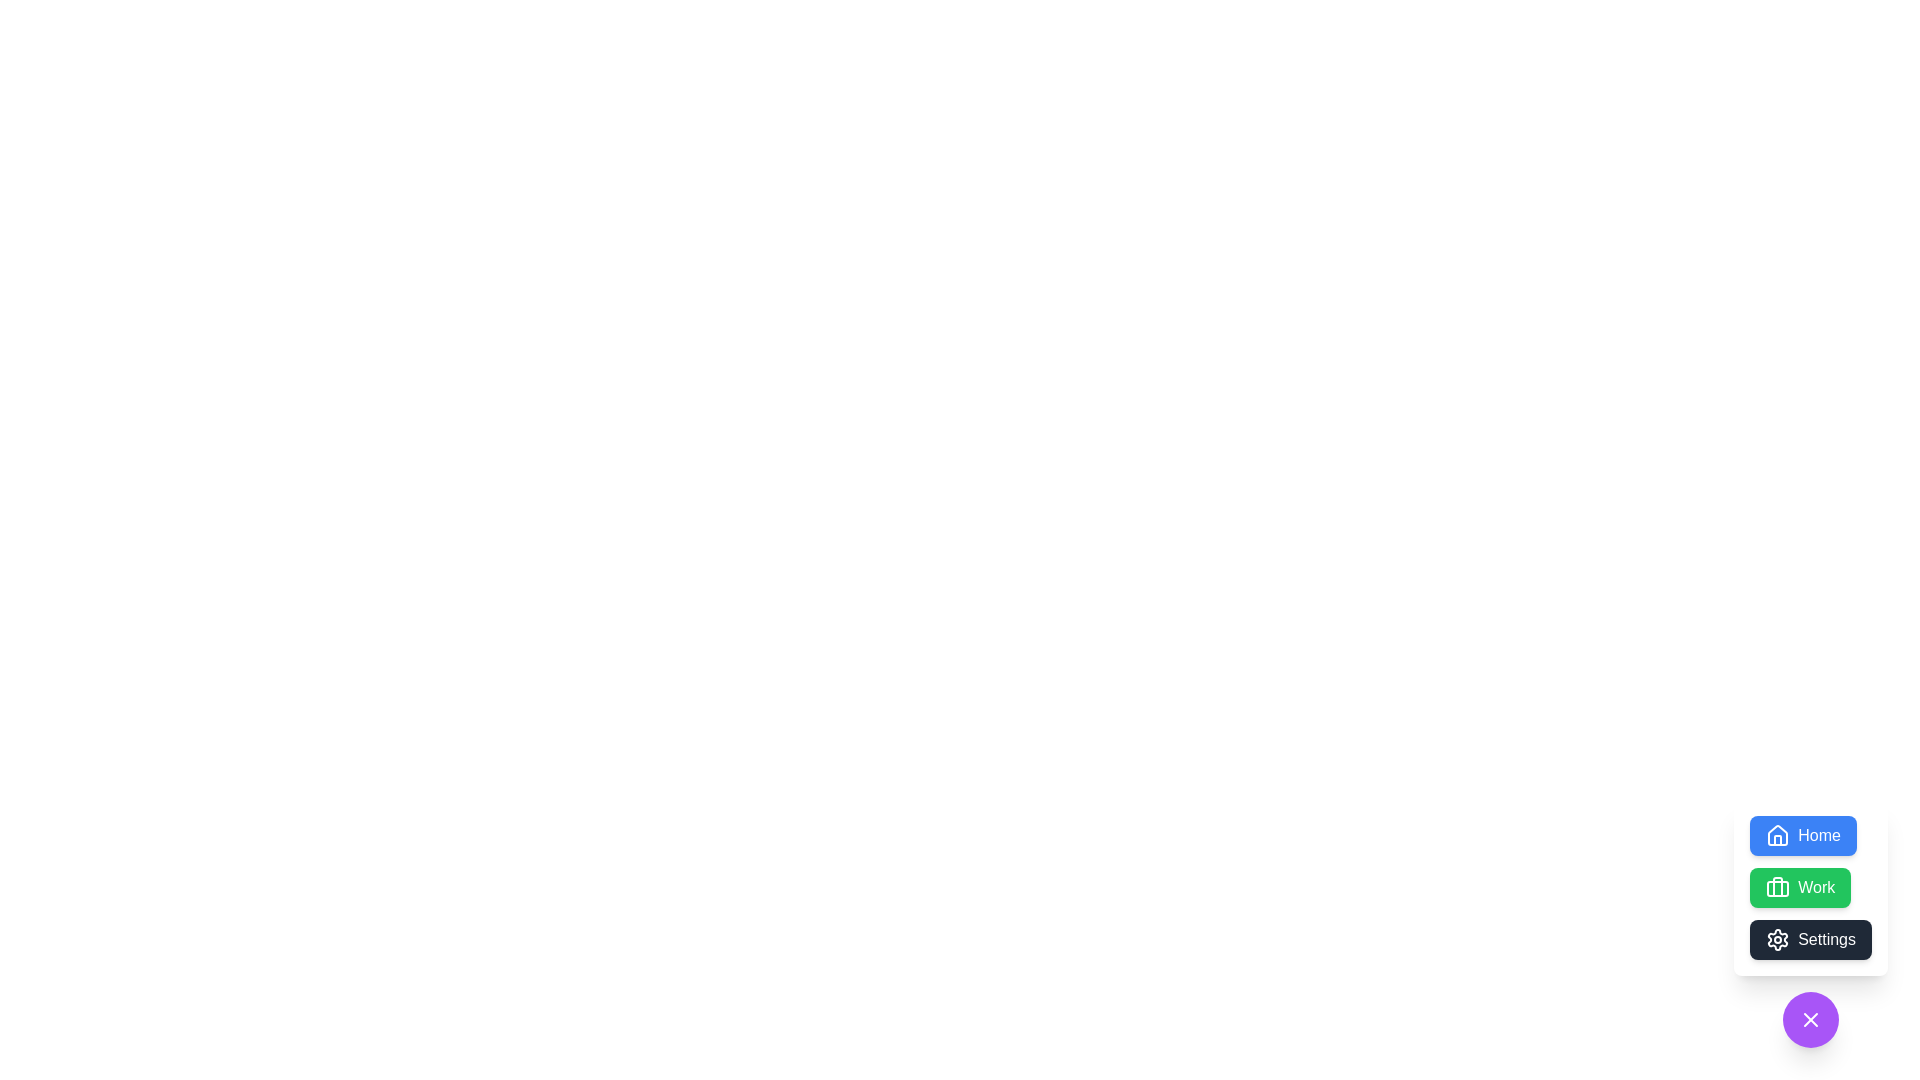 This screenshot has height=1080, width=1920. Describe the element at coordinates (1811, 924) in the screenshot. I see `the 'Settings' button, which is a dark gray button with white text and a gear icon, located in the bottom-right panel beneath the 'Work' button` at that location.